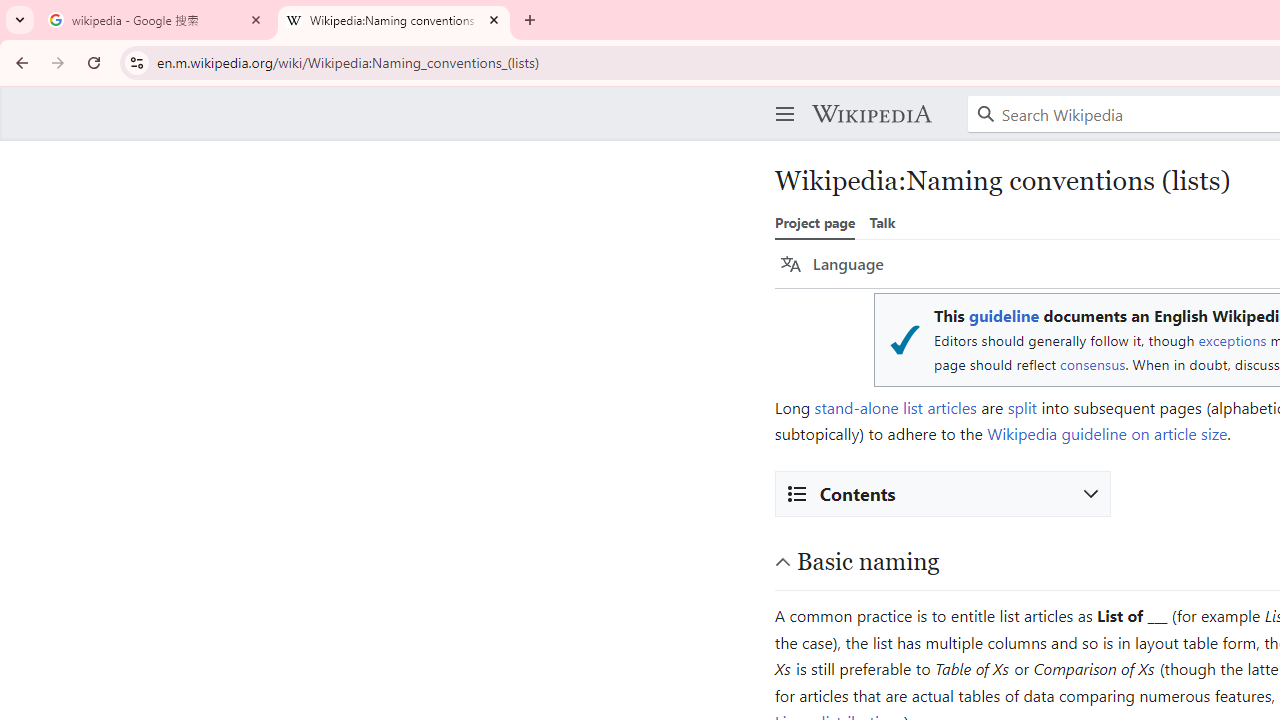 The width and height of the screenshot is (1280, 720). Describe the element at coordinates (871, 114) in the screenshot. I see `'Wikipedia'` at that location.